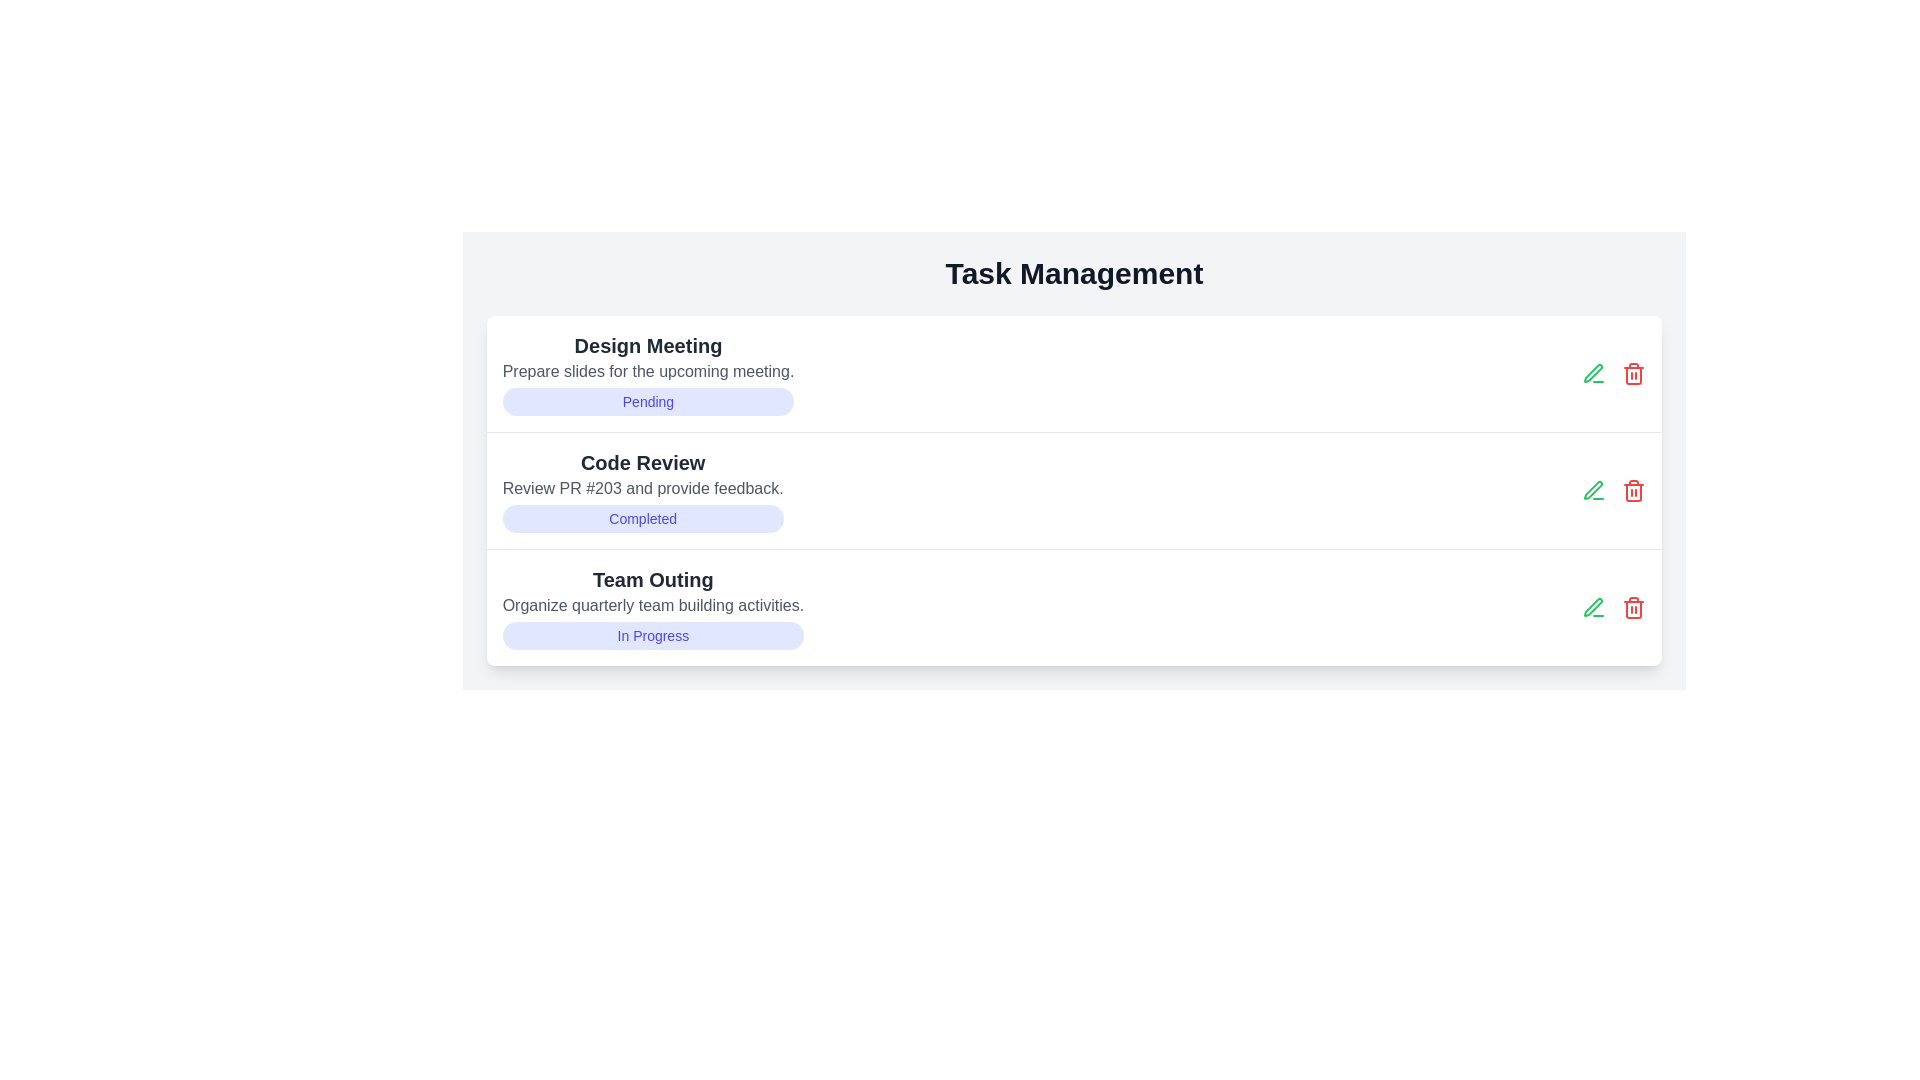 This screenshot has height=1080, width=1920. Describe the element at coordinates (648, 371) in the screenshot. I see `the text label displaying 'Prepare slides for the upcoming meeting.' which is located beneath the title 'Design Meeting' and above the status indicator 'Pending'` at that location.